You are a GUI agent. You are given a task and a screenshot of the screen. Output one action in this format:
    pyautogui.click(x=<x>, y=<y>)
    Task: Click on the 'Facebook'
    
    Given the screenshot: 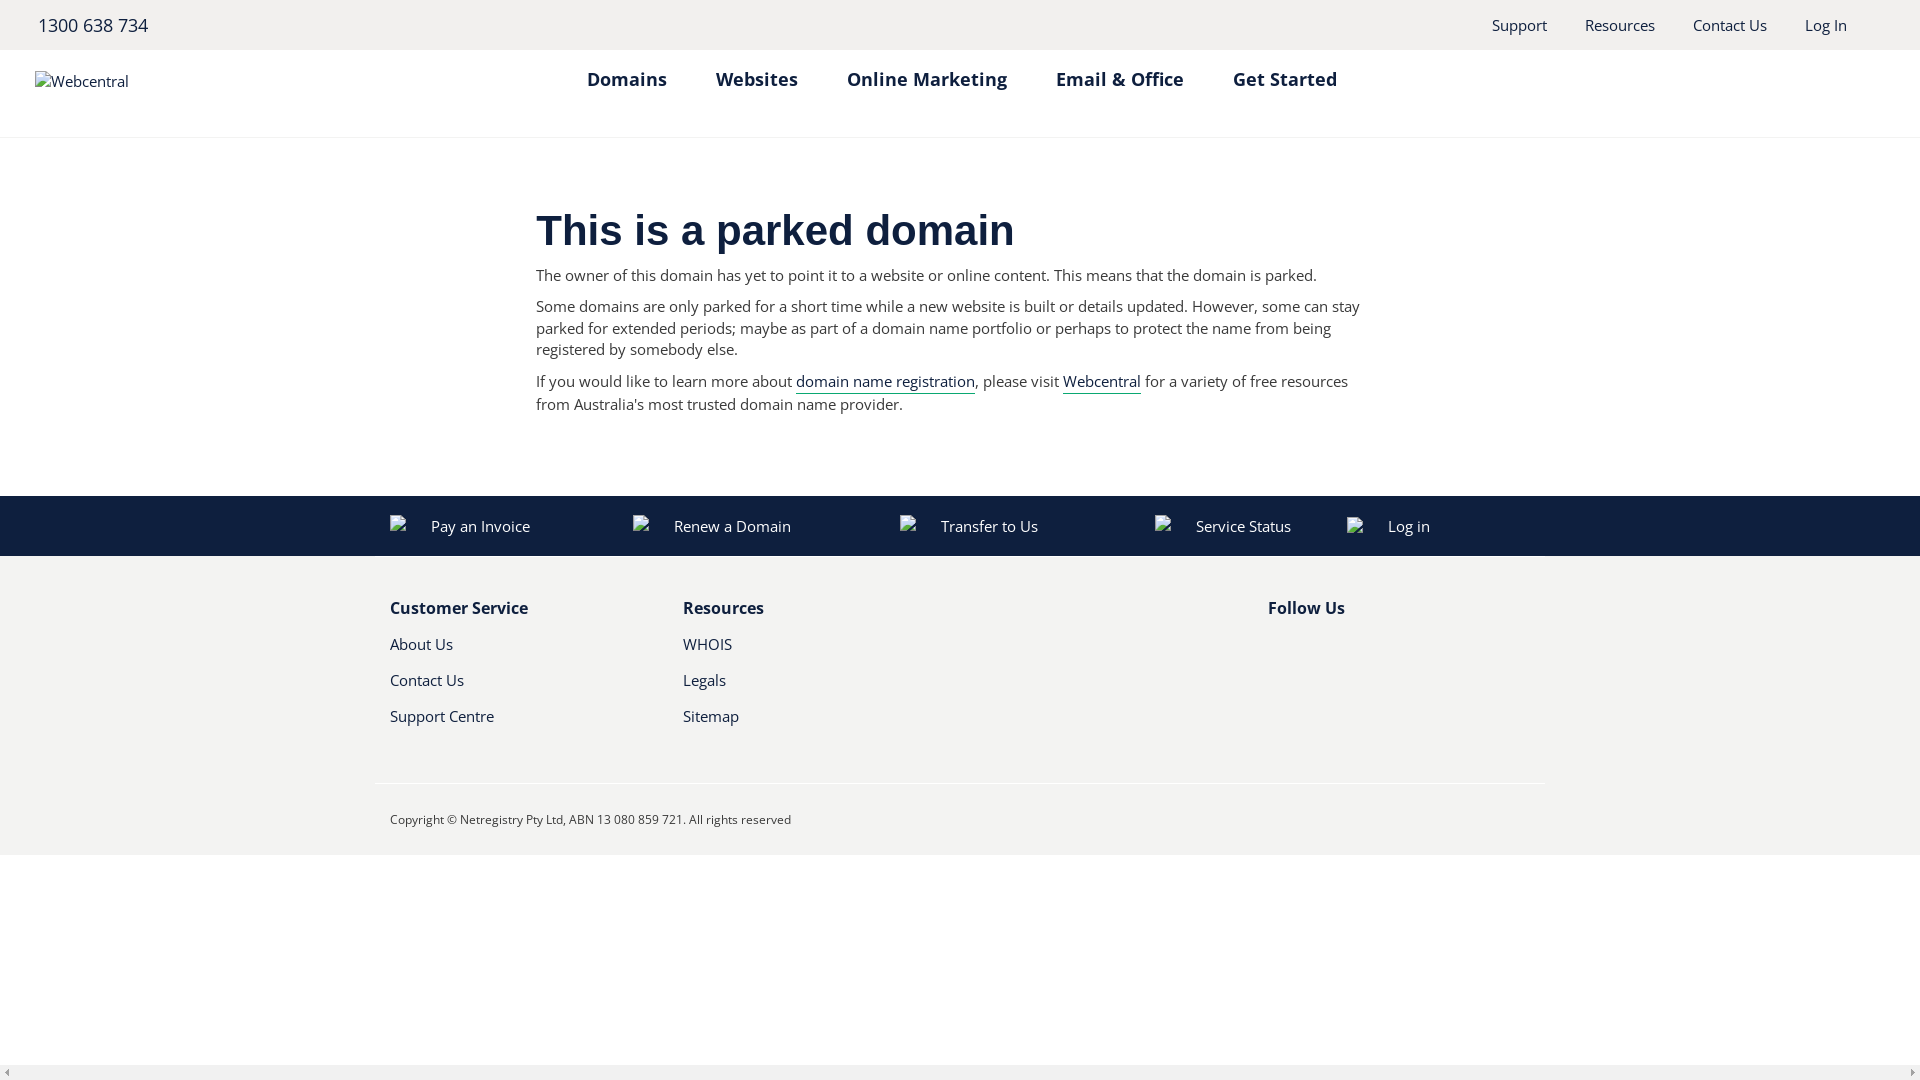 What is the action you would take?
    pyautogui.click(x=1266, y=652)
    